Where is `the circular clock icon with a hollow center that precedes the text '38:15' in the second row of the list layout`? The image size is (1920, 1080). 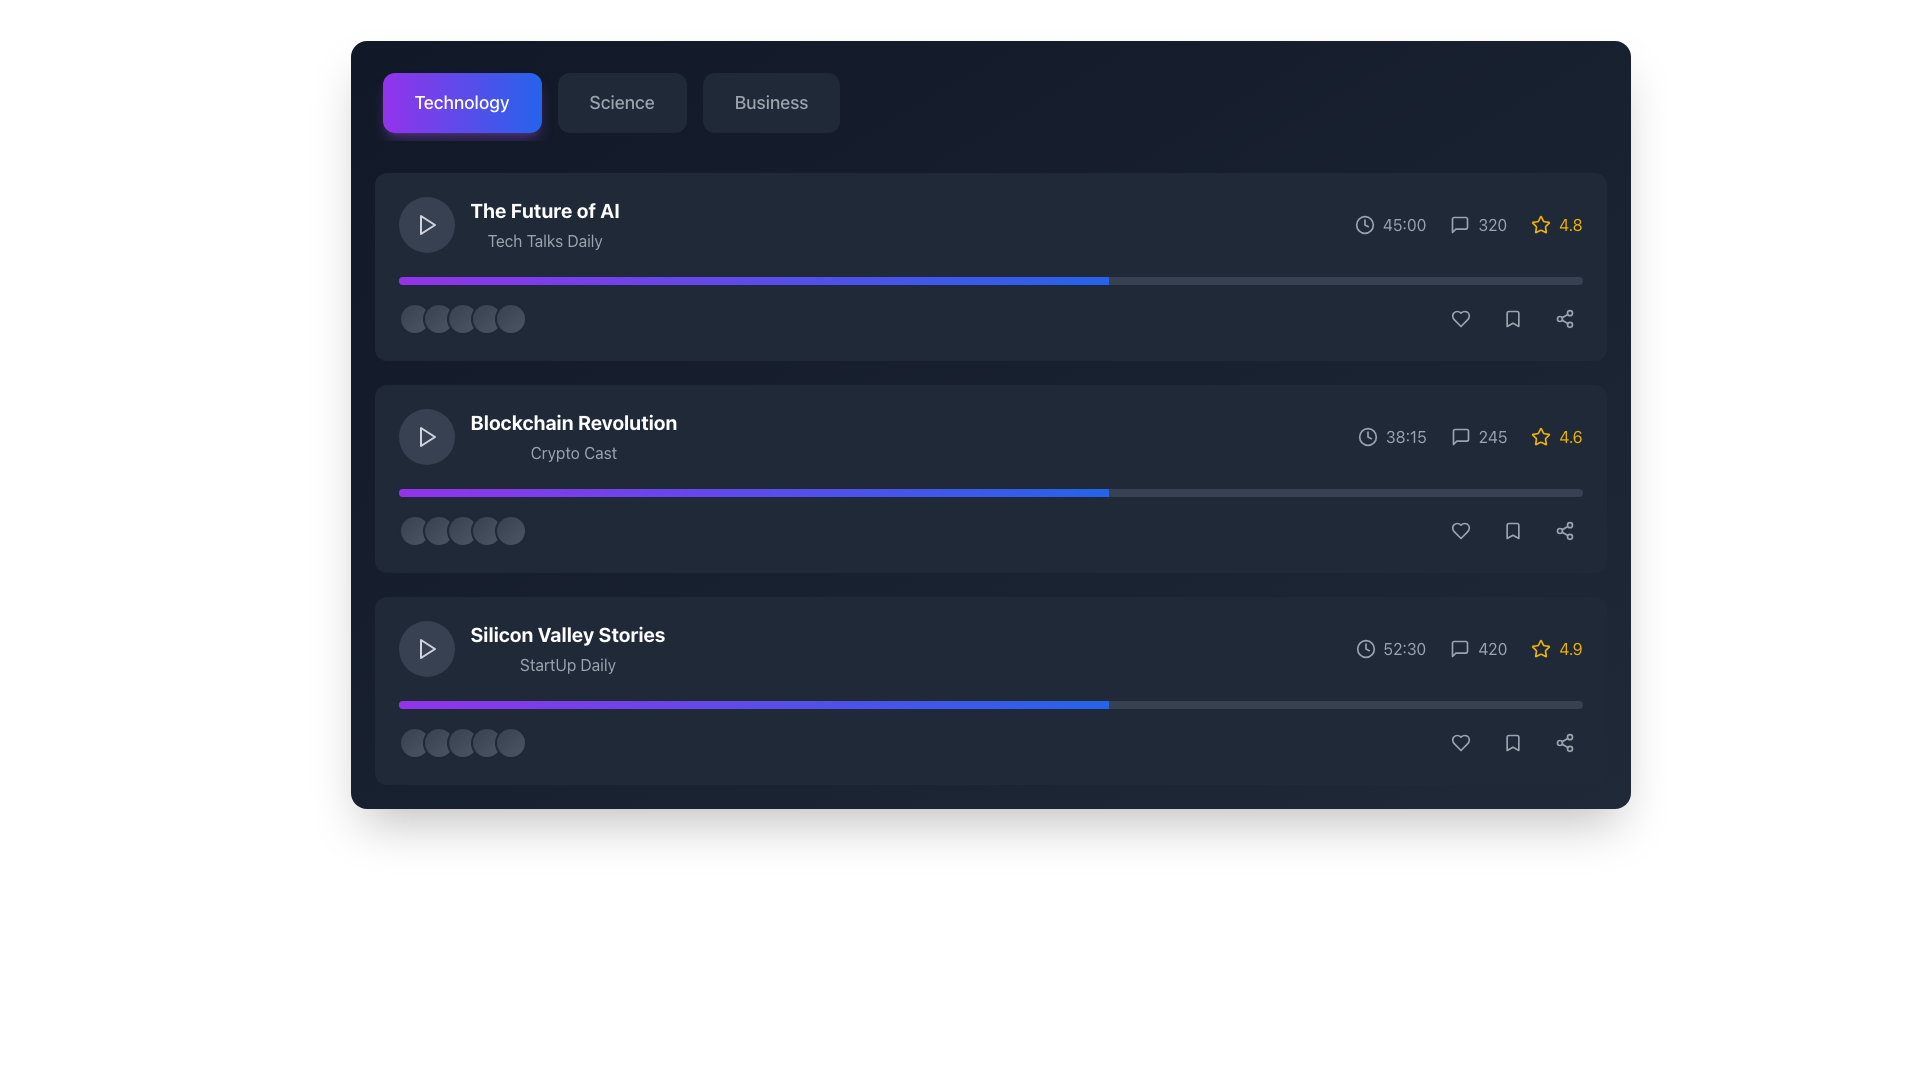
the circular clock icon with a hollow center that precedes the text '38:15' in the second row of the list layout is located at coordinates (1367, 435).